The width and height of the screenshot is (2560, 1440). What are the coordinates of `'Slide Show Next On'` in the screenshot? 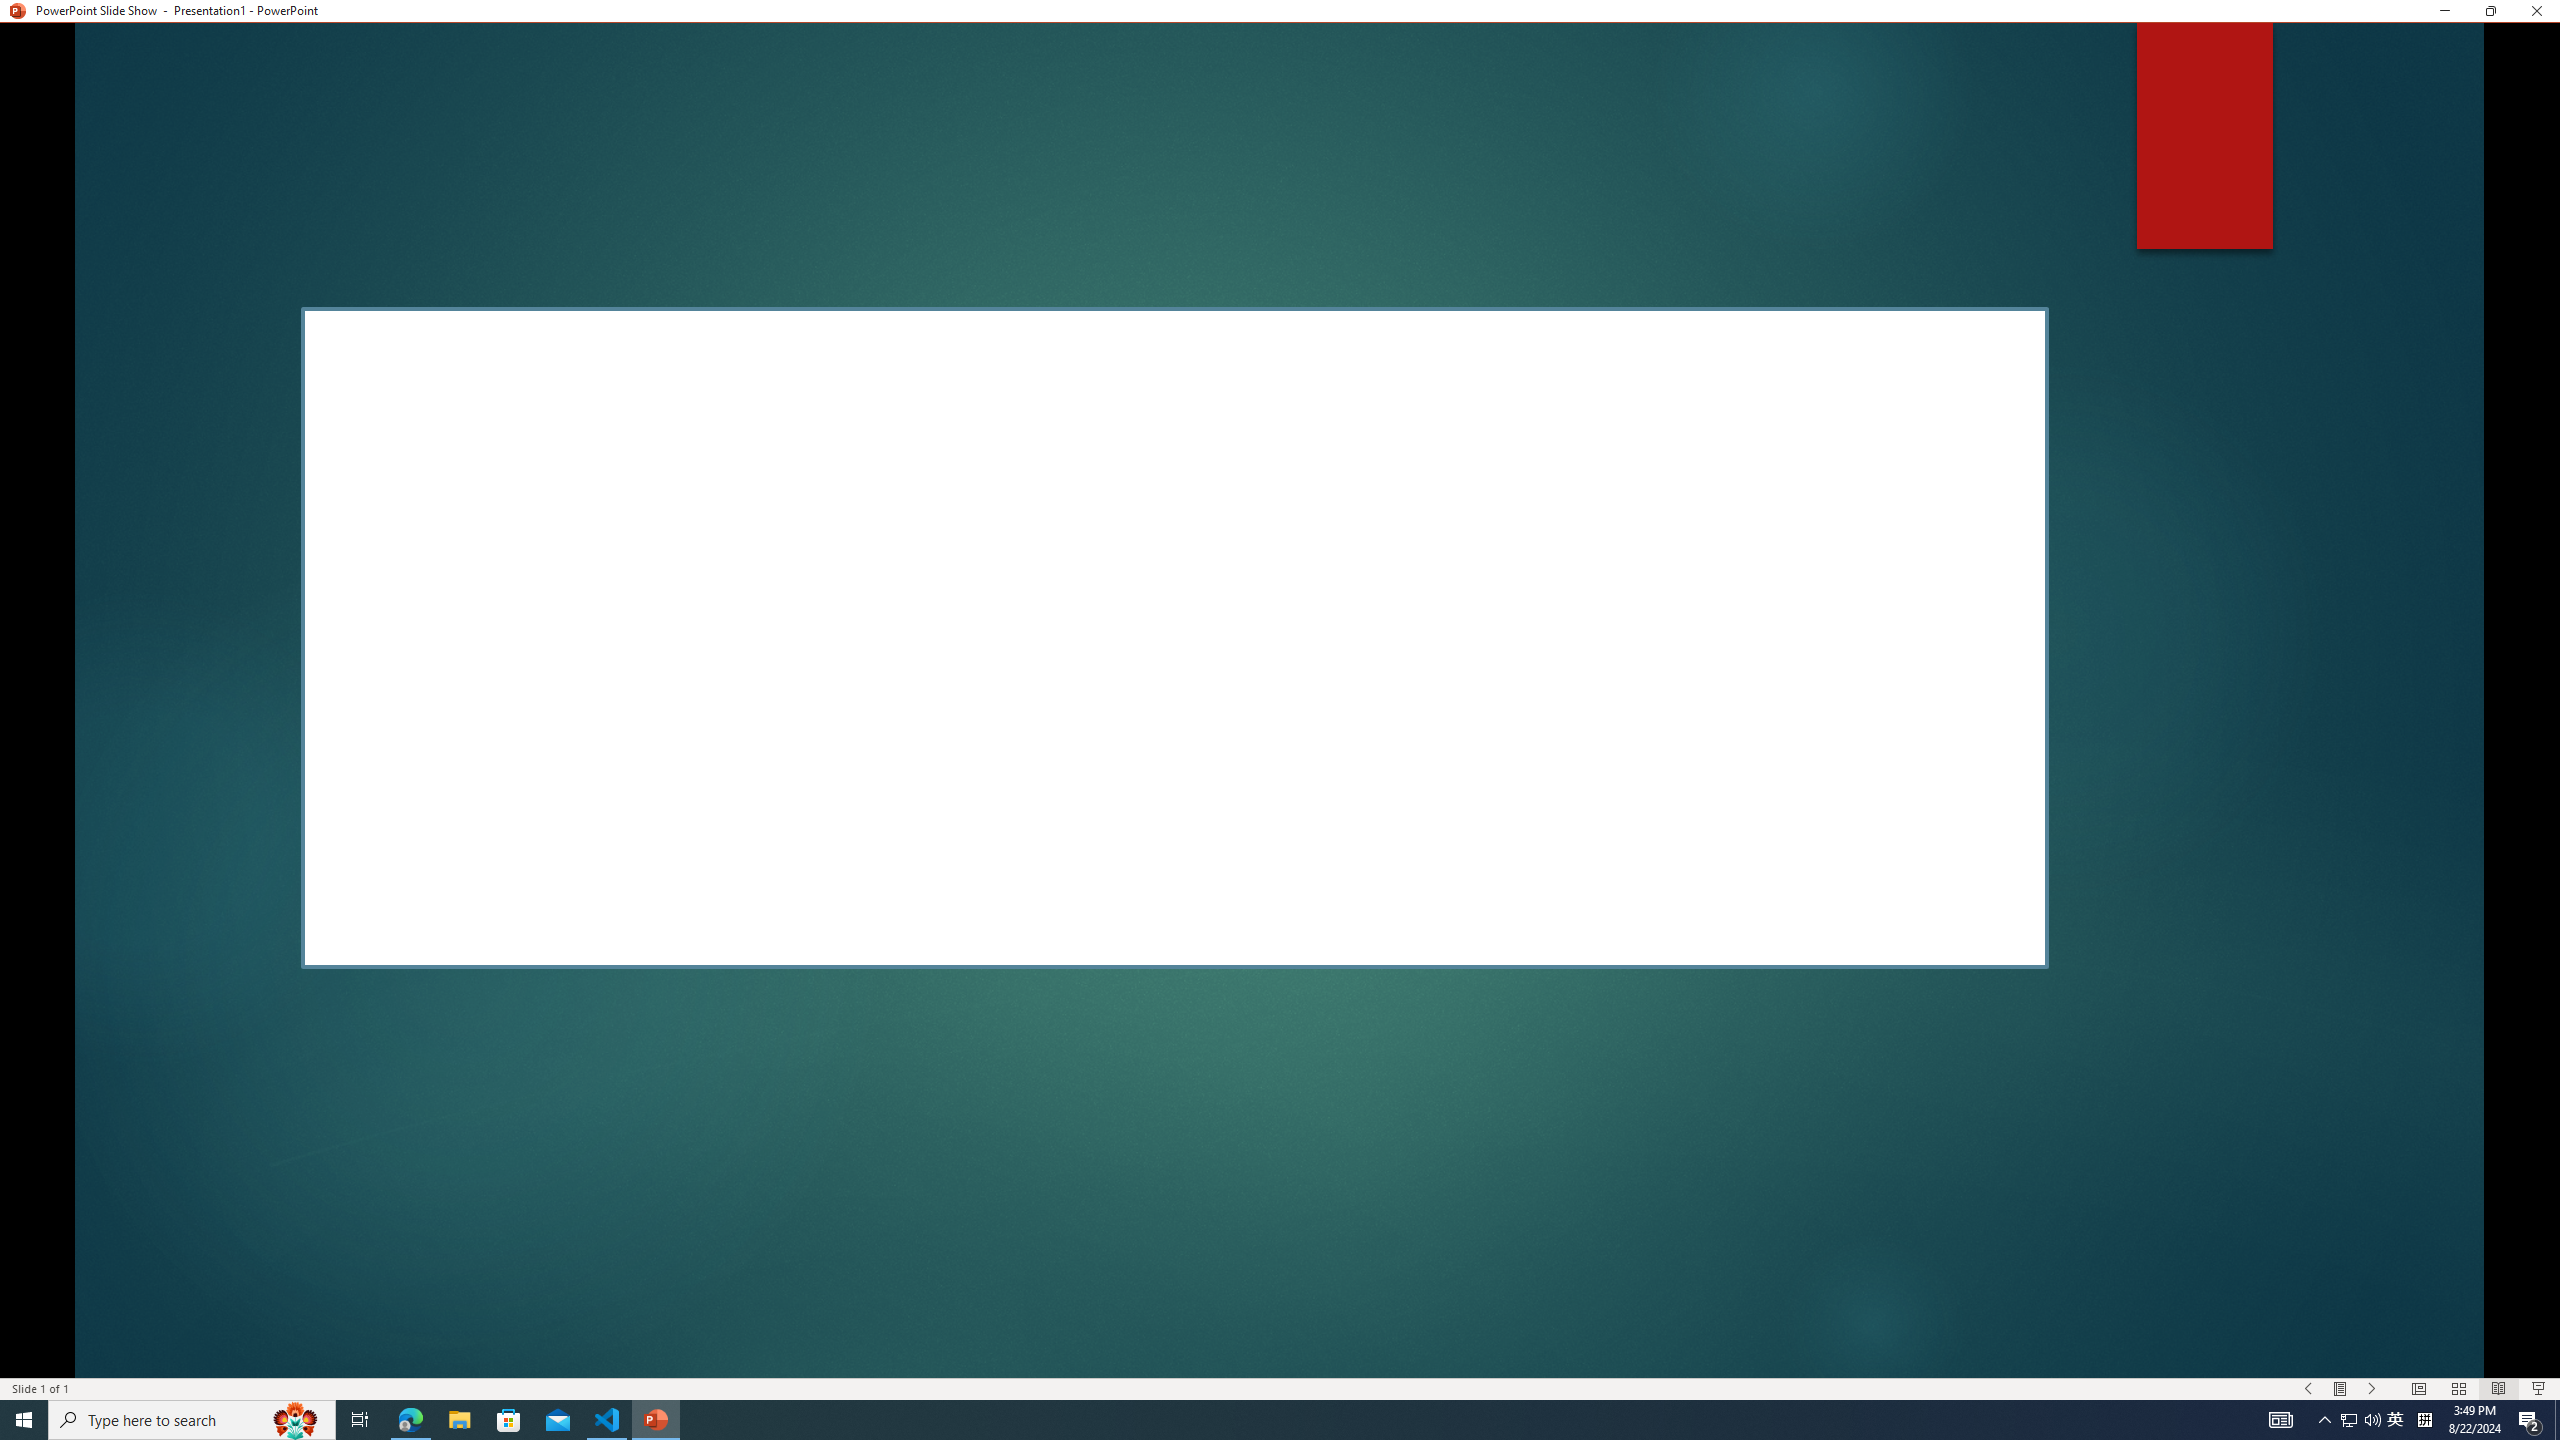 It's located at (2372, 1389).